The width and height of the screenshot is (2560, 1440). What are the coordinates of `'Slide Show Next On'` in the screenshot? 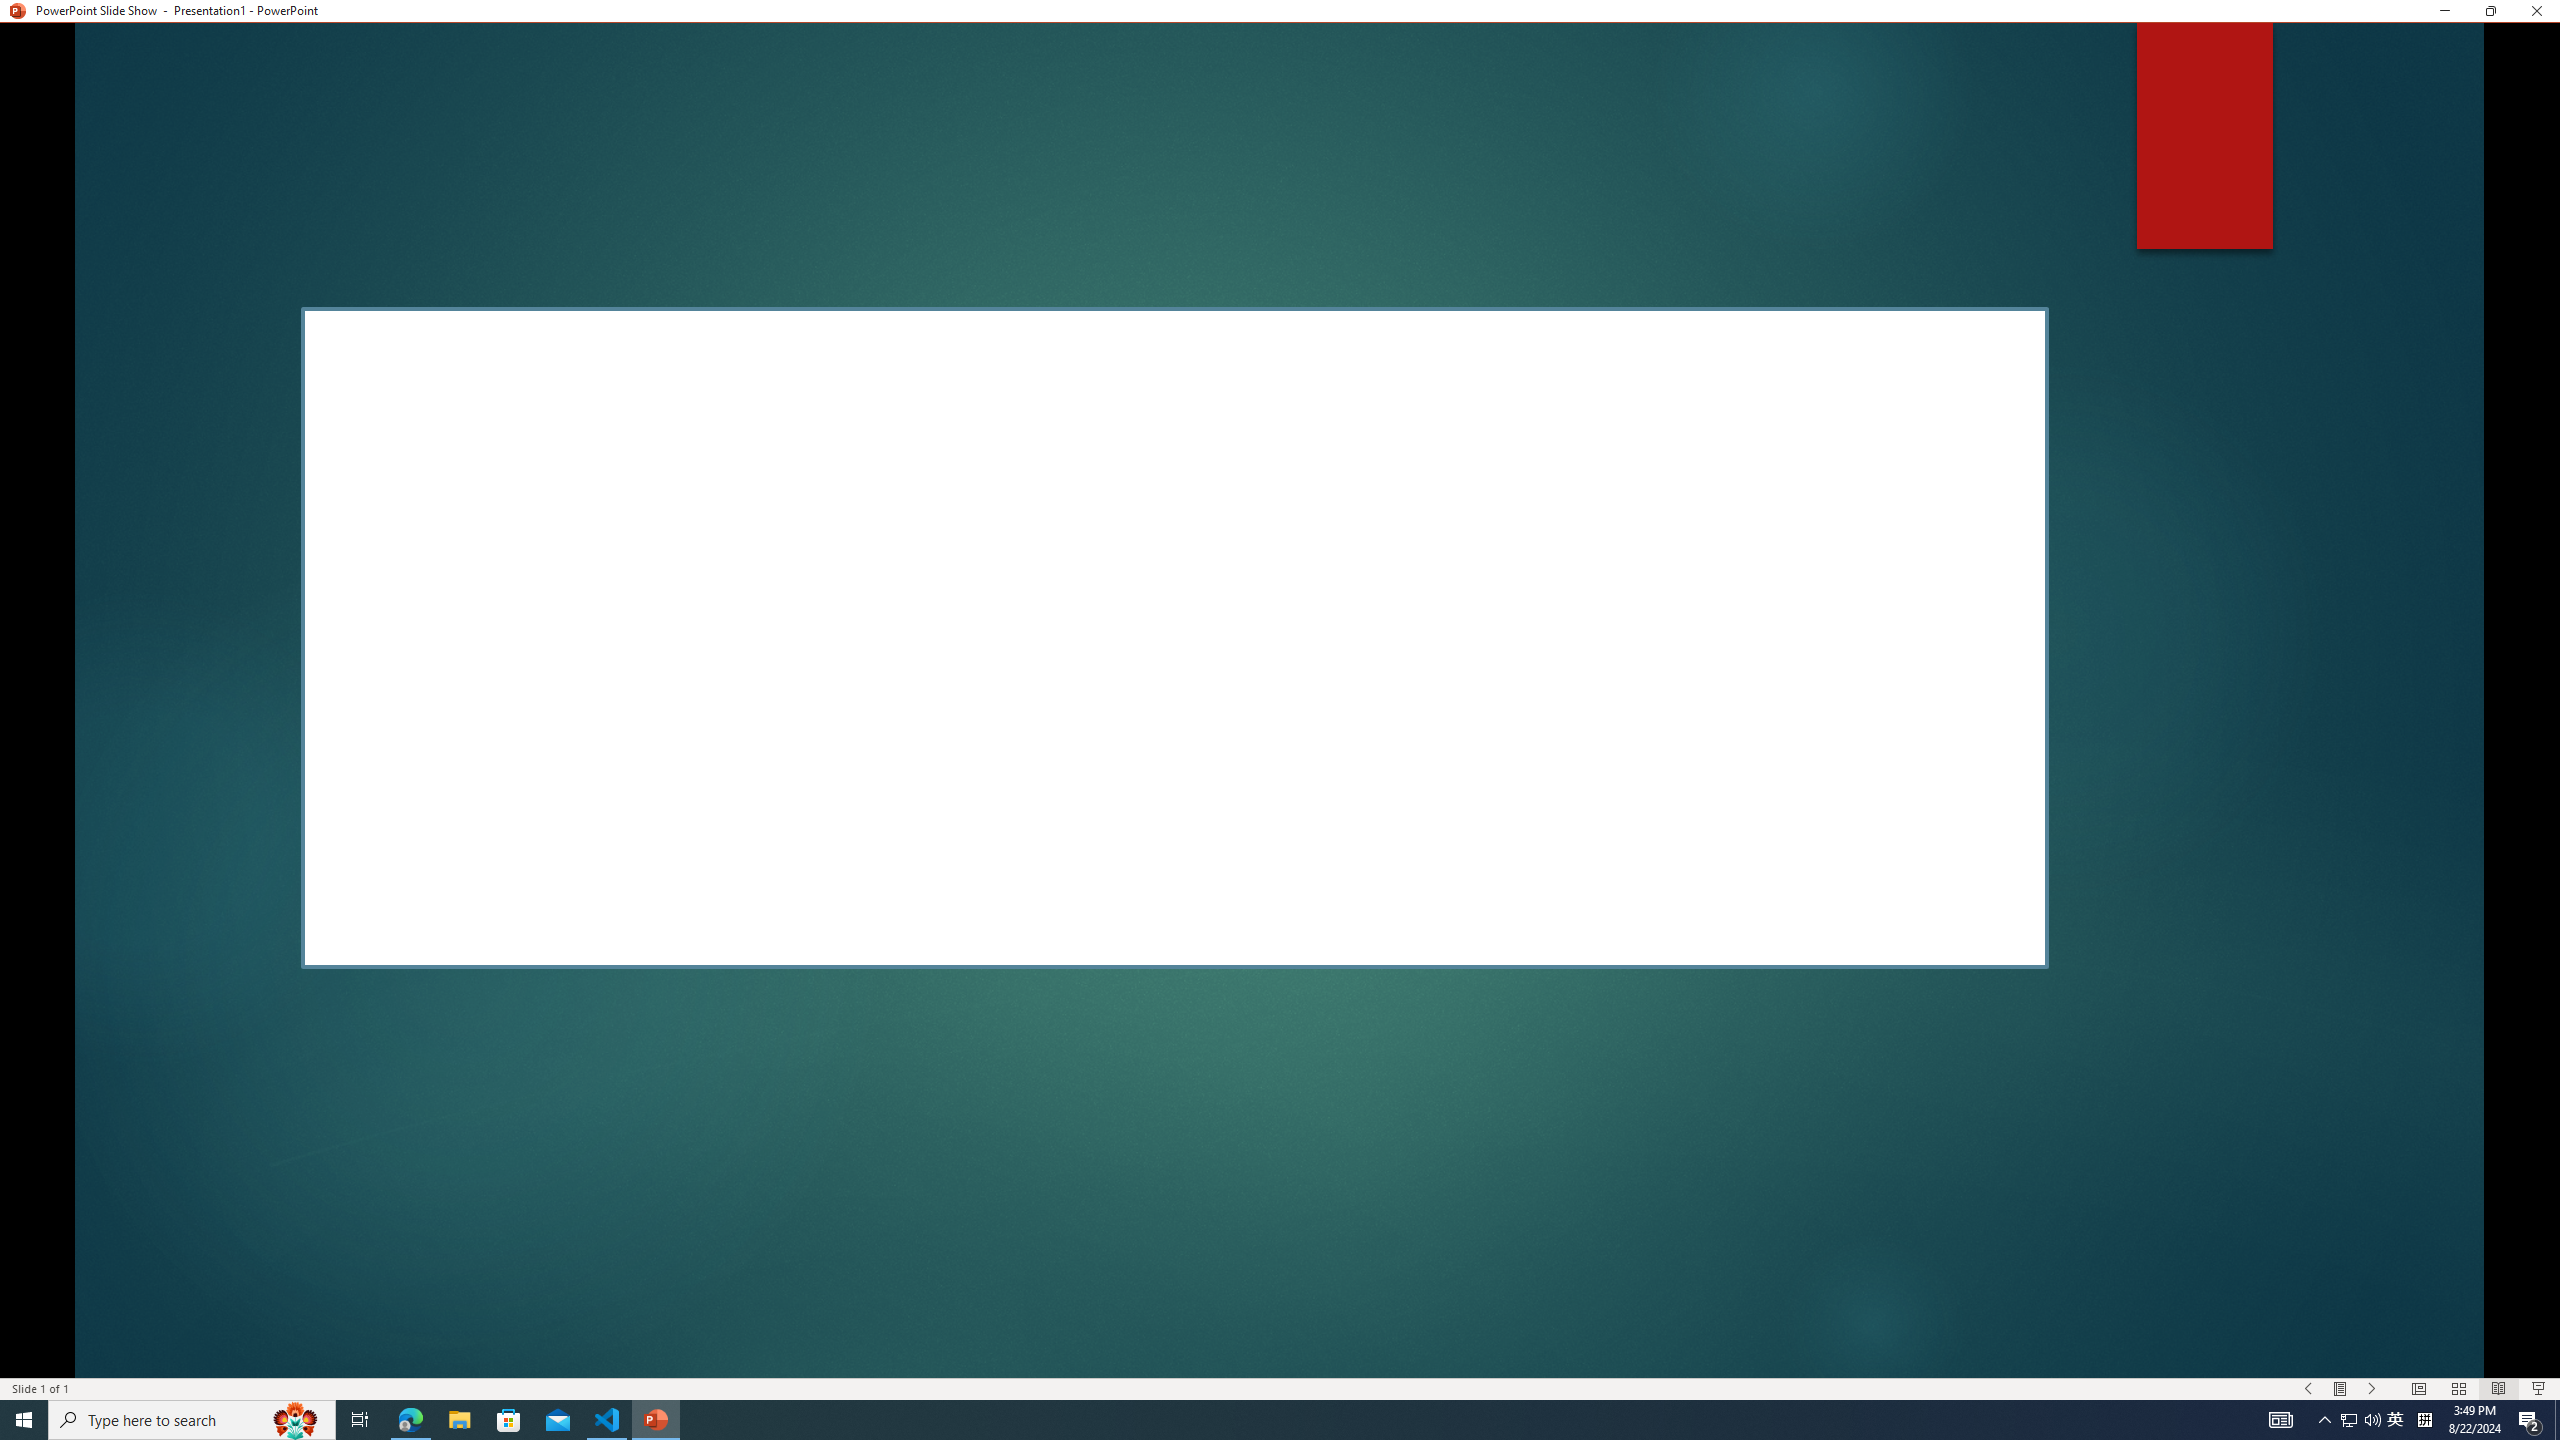 It's located at (2372, 1389).